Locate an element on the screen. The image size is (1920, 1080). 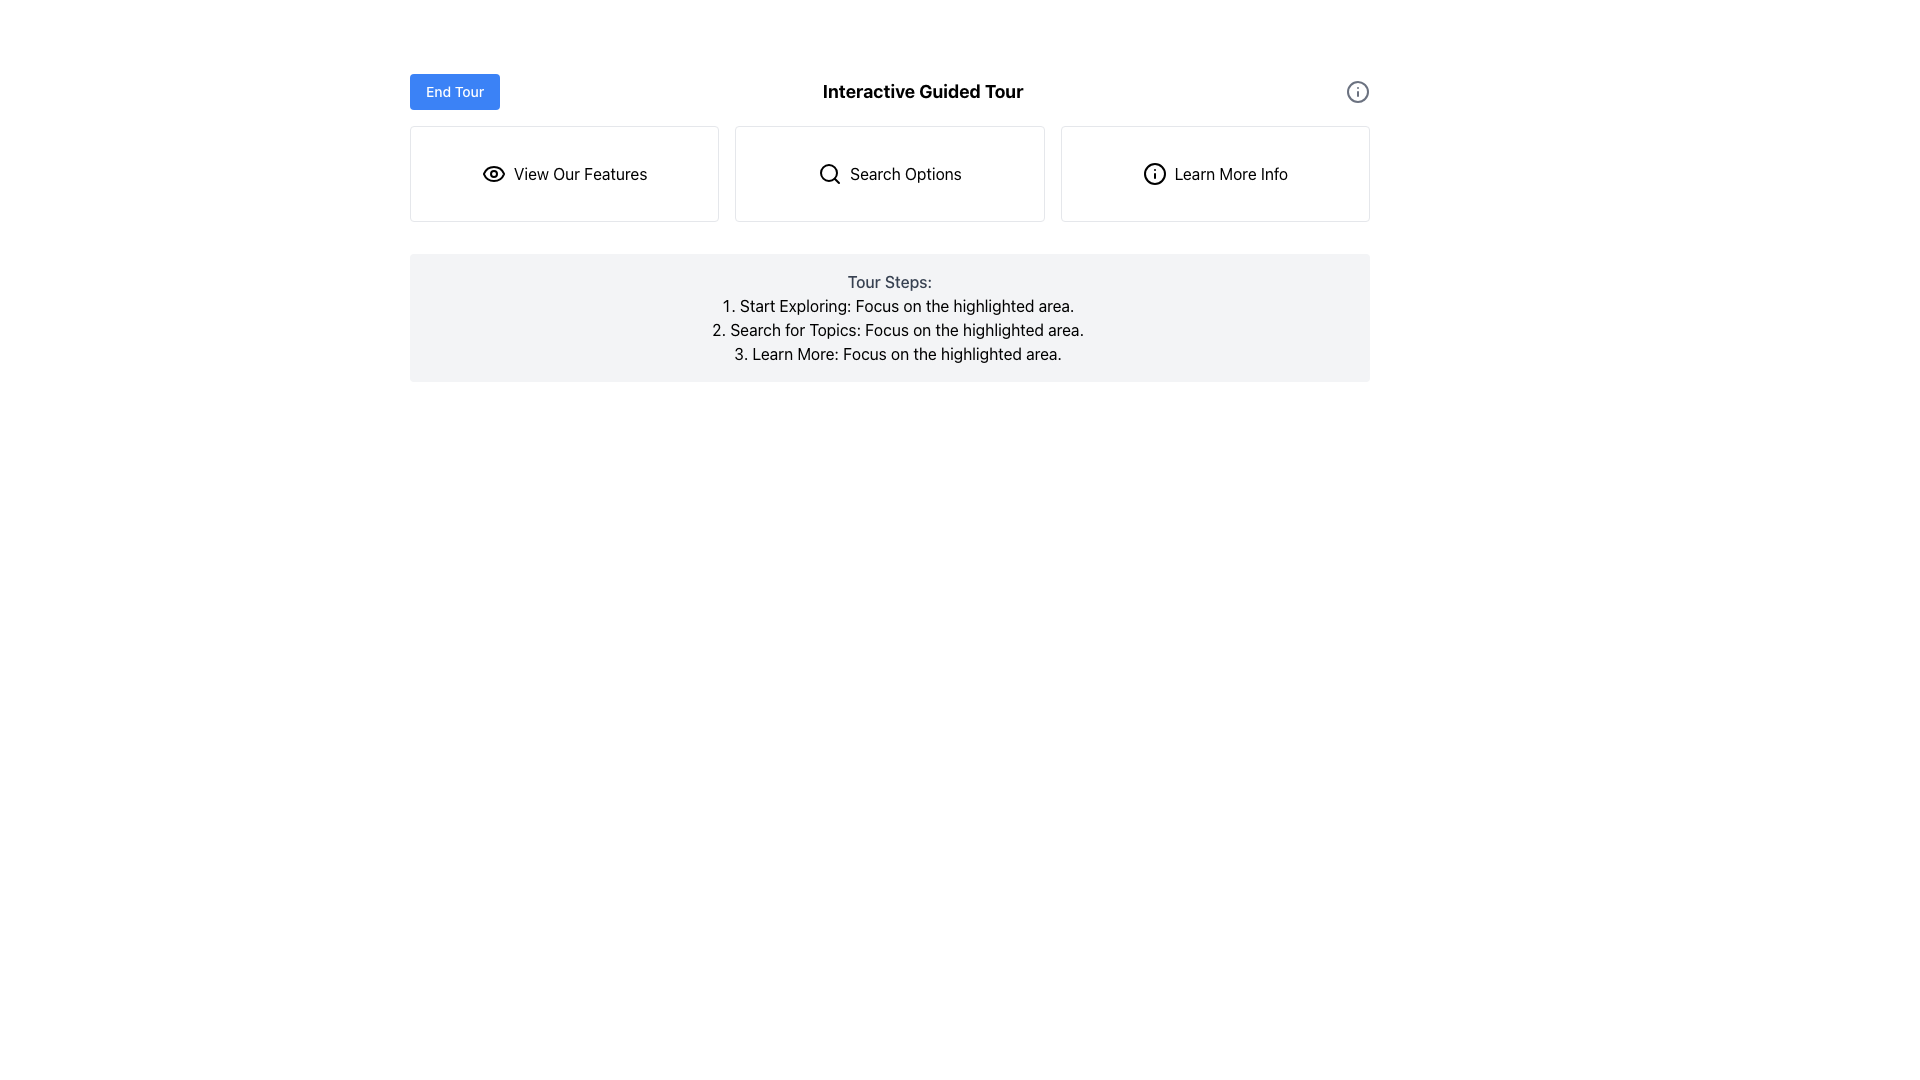
the third instructional text element in the 'Tour Steps' list, which provides guidance in a sequence of steps is located at coordinates (896, 353).